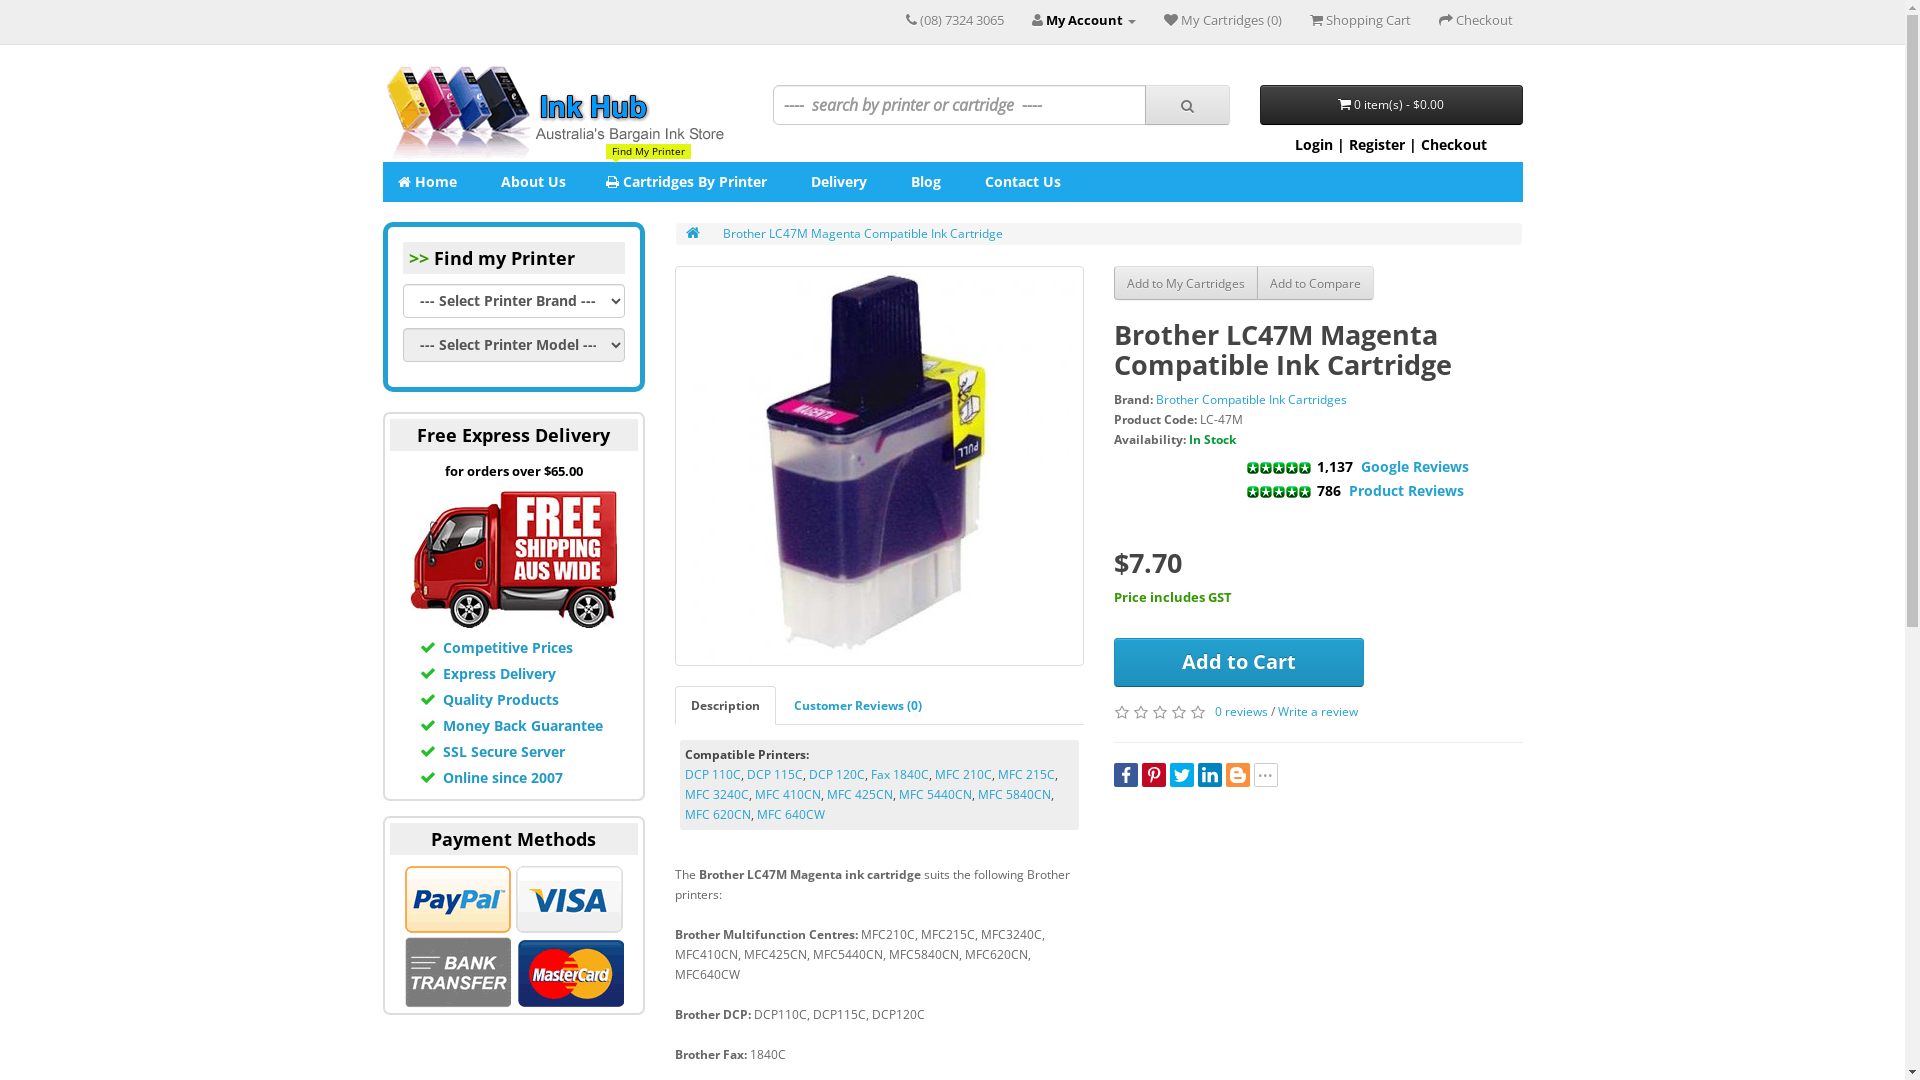 This screenshot has width=1920, height=1080. Describe the element at coordinates (1250, 399) in the screenshot. I see `'Brother Compatible Ink Cartridges'` at that location.